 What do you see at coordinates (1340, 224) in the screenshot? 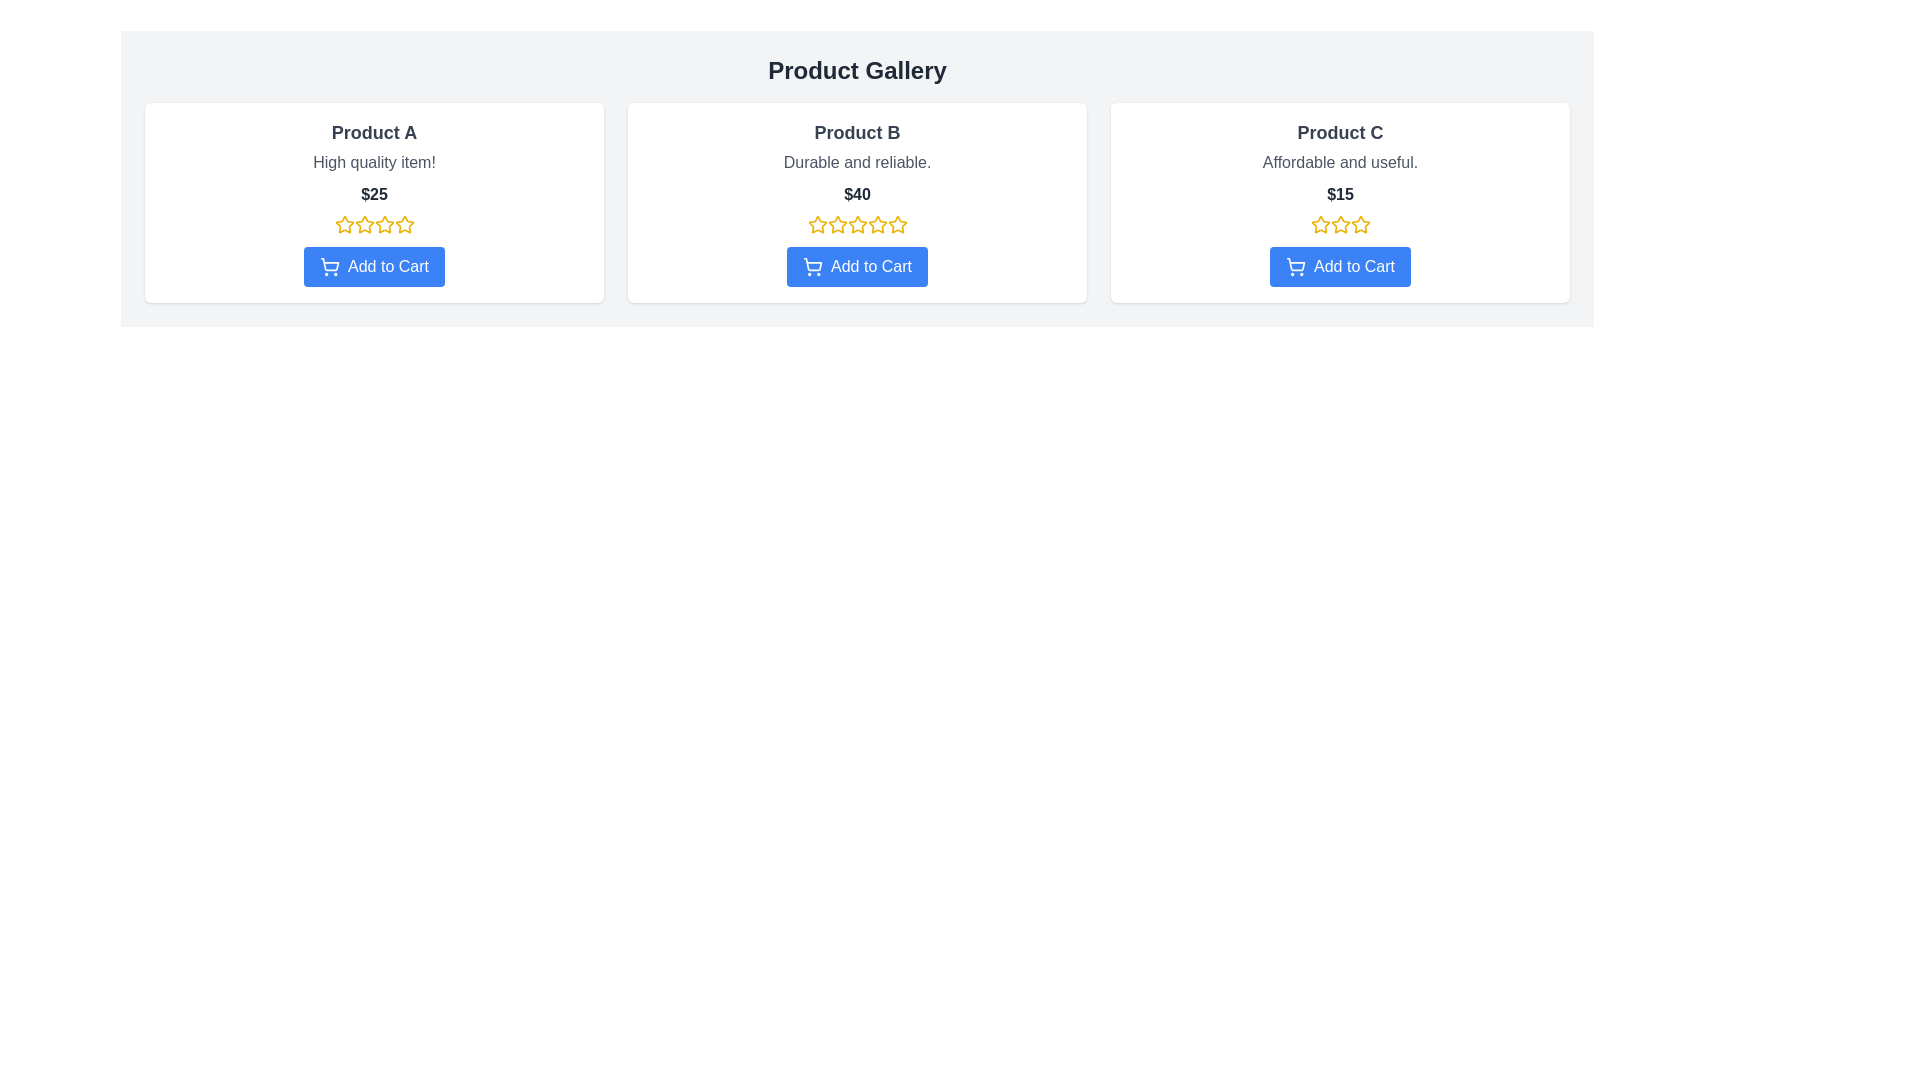
I see `the third star in the rating system located beneath the 'Product C' card` at bounding box center [1340, 224].